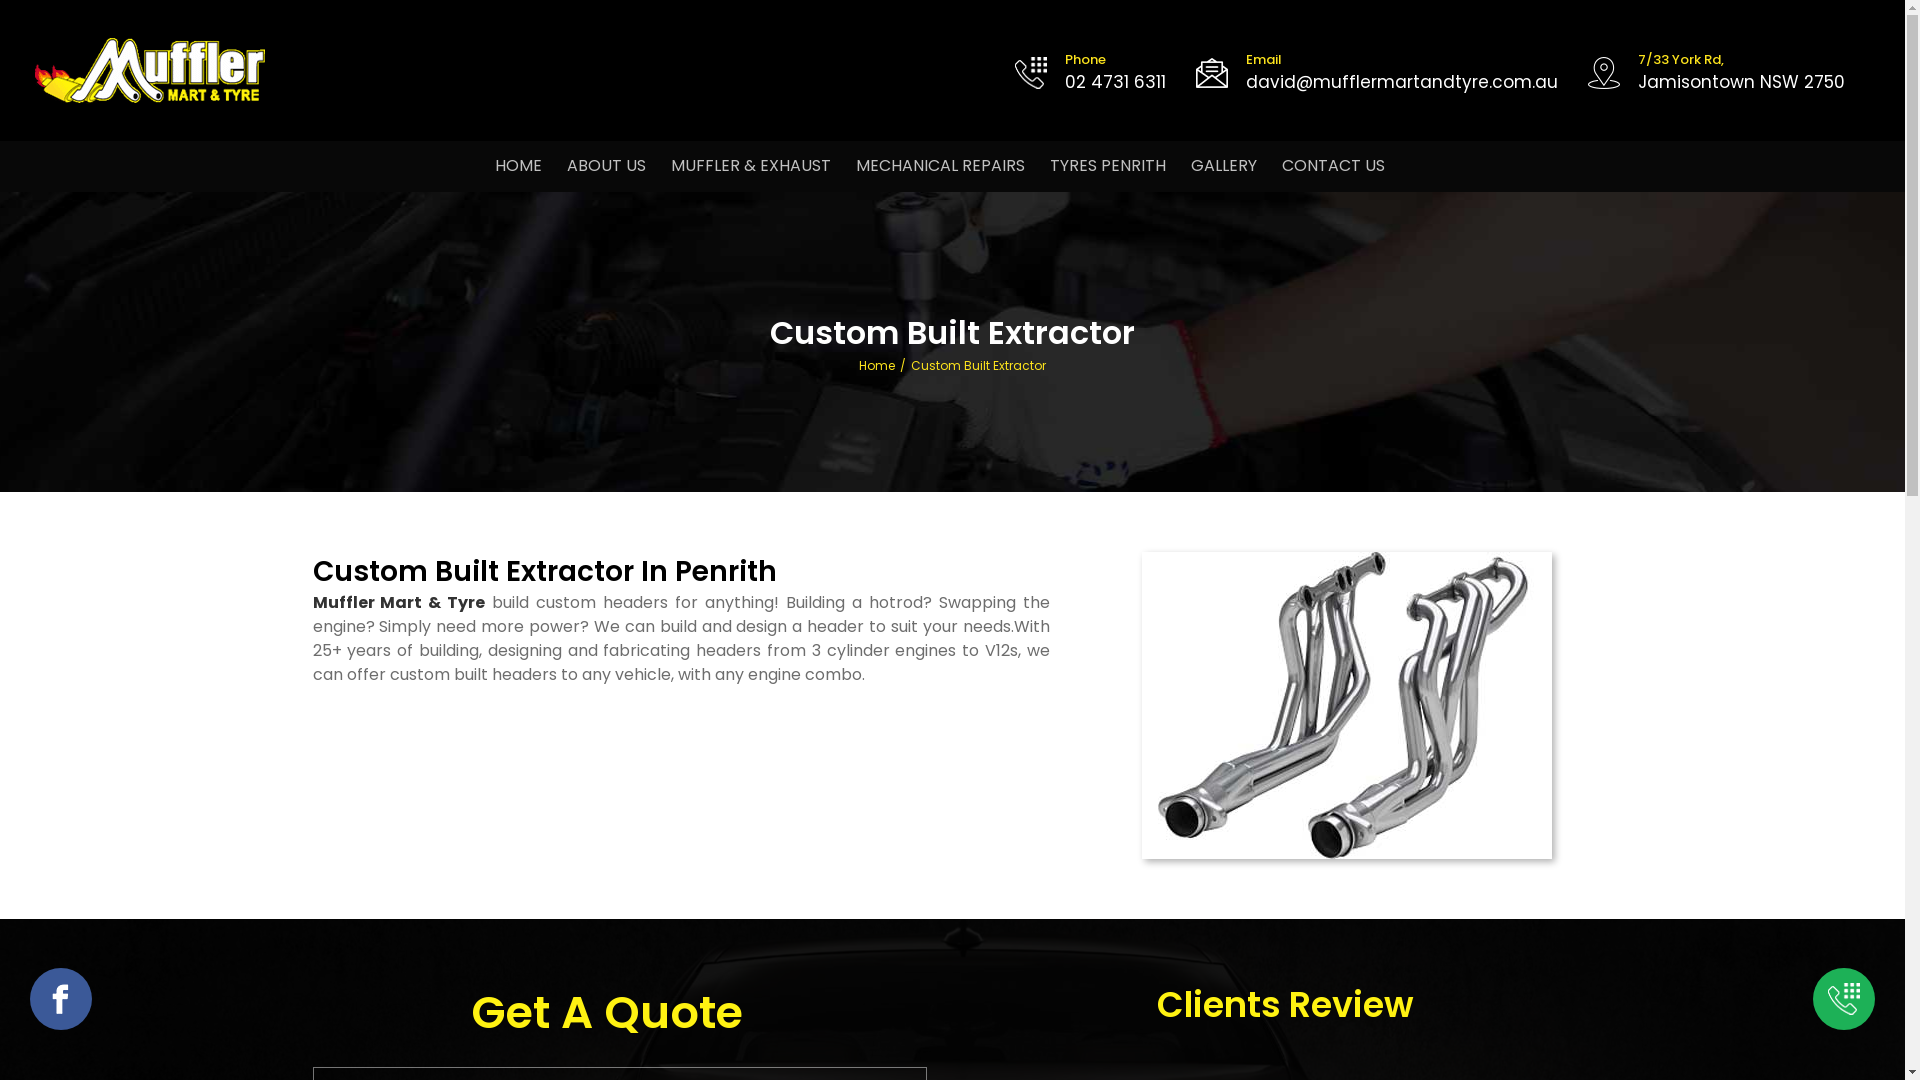 The image size is (1920, 1080). What do you see at coordinates (1347, 704) in the screenshot?
I see `'extractor'` at bounding box center [1347, 704].